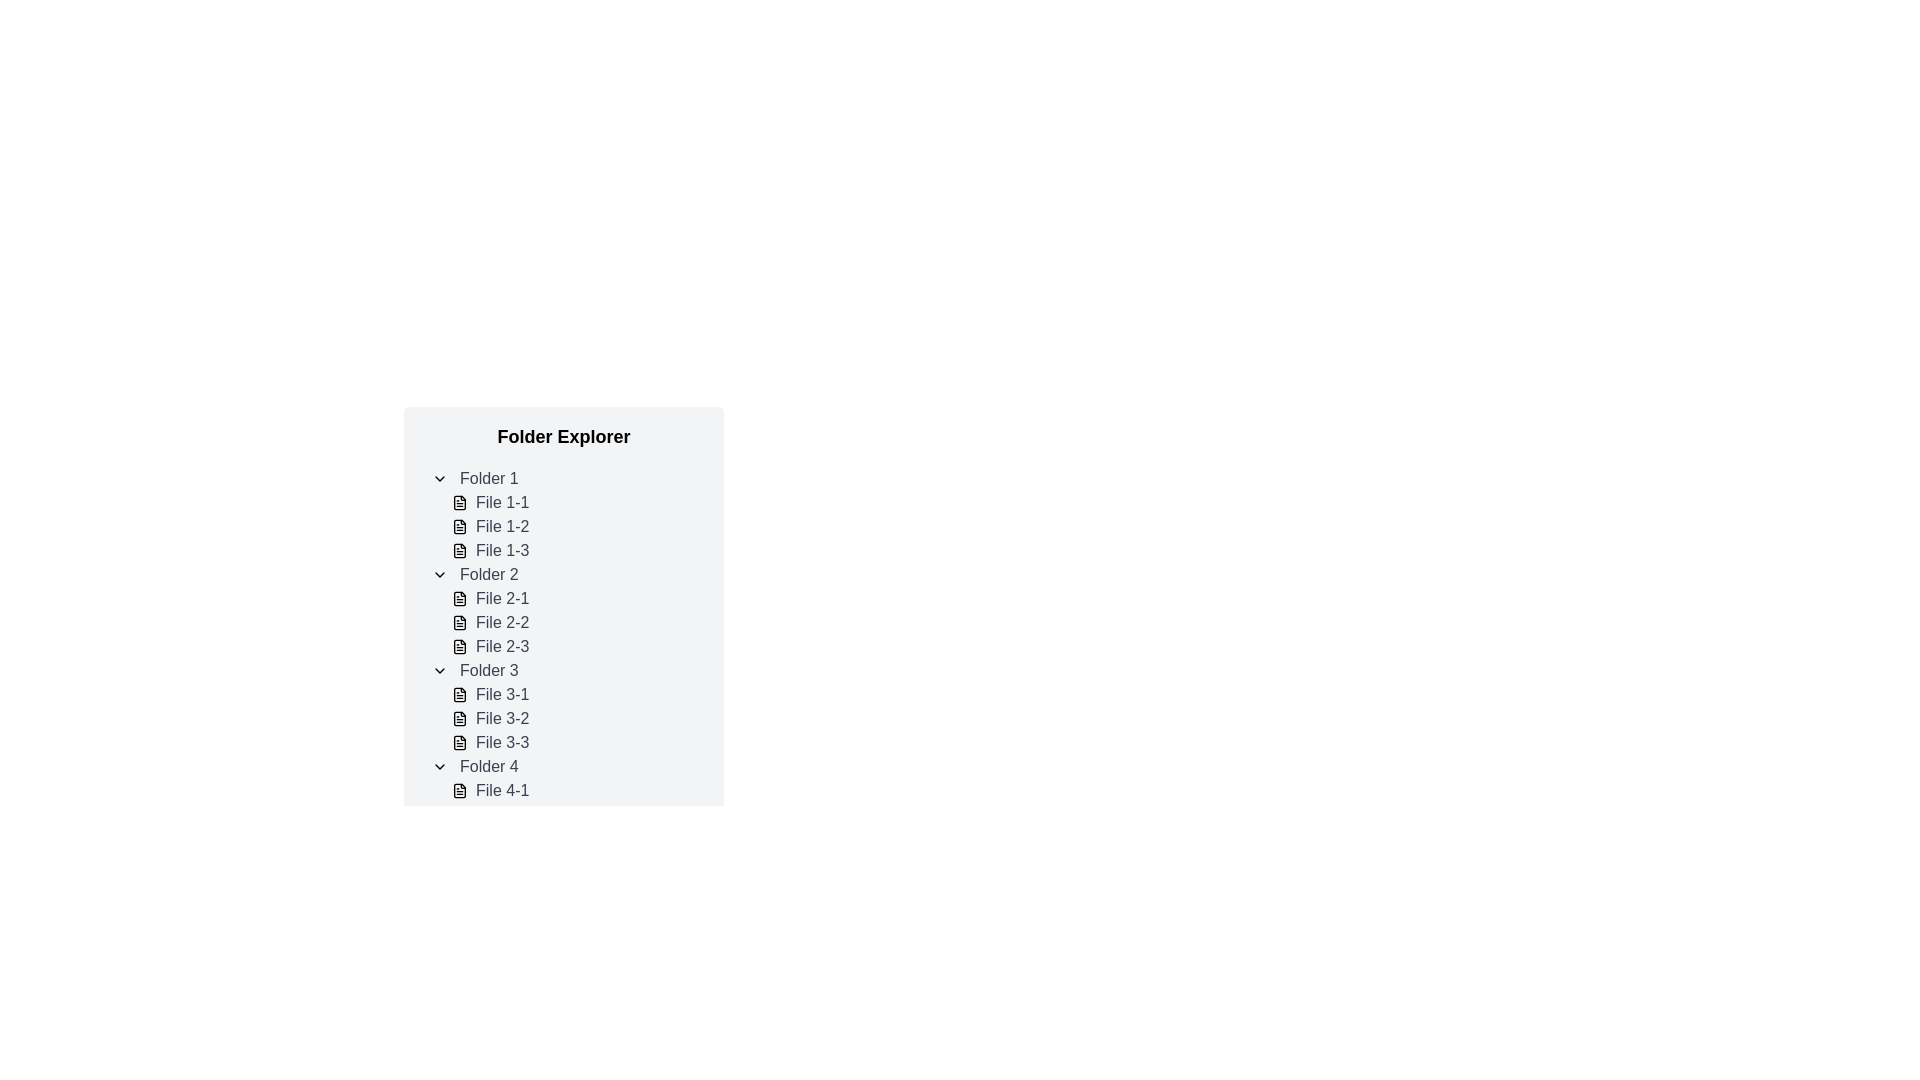  What do you see at coordinates (575, 551) in the screenshot?
I see `the file 'File 1-3'` at bounding box center [575, 551].